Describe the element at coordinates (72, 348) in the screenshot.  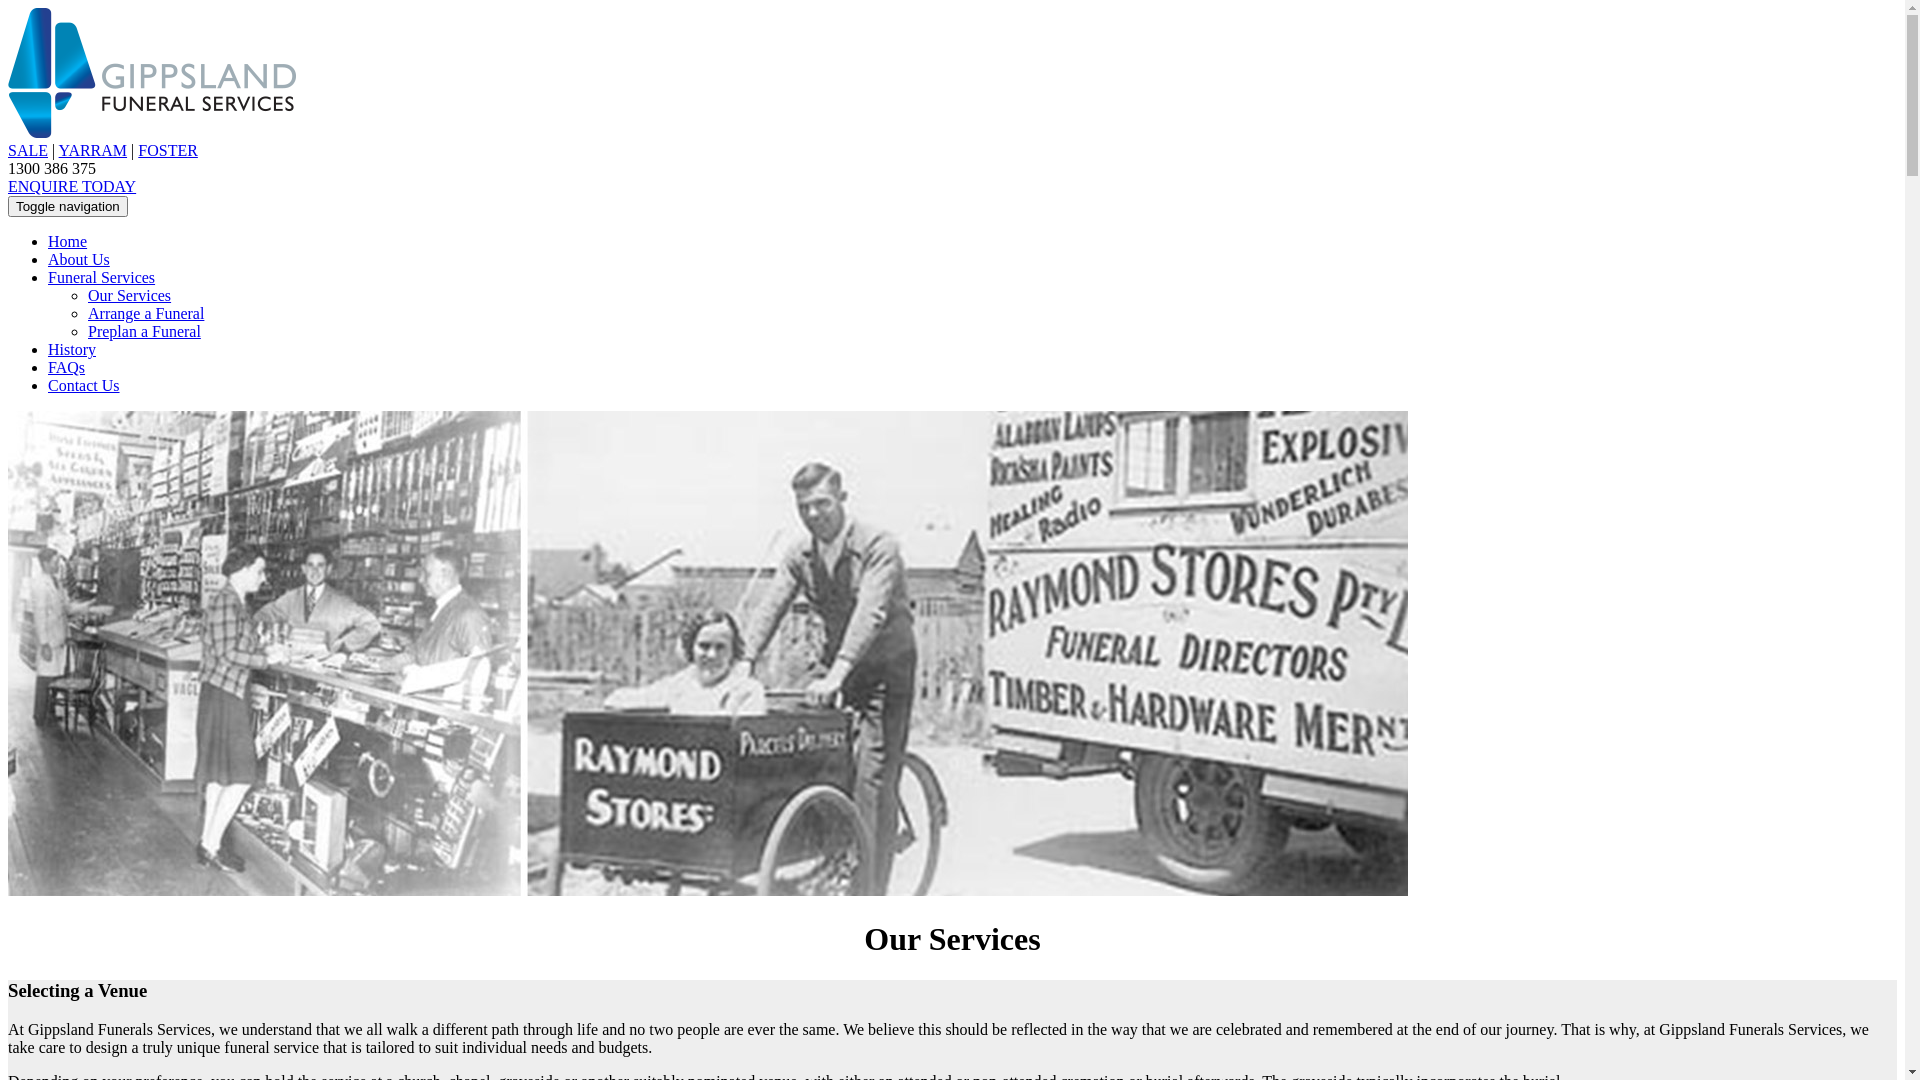
I see `'History'` at that location.